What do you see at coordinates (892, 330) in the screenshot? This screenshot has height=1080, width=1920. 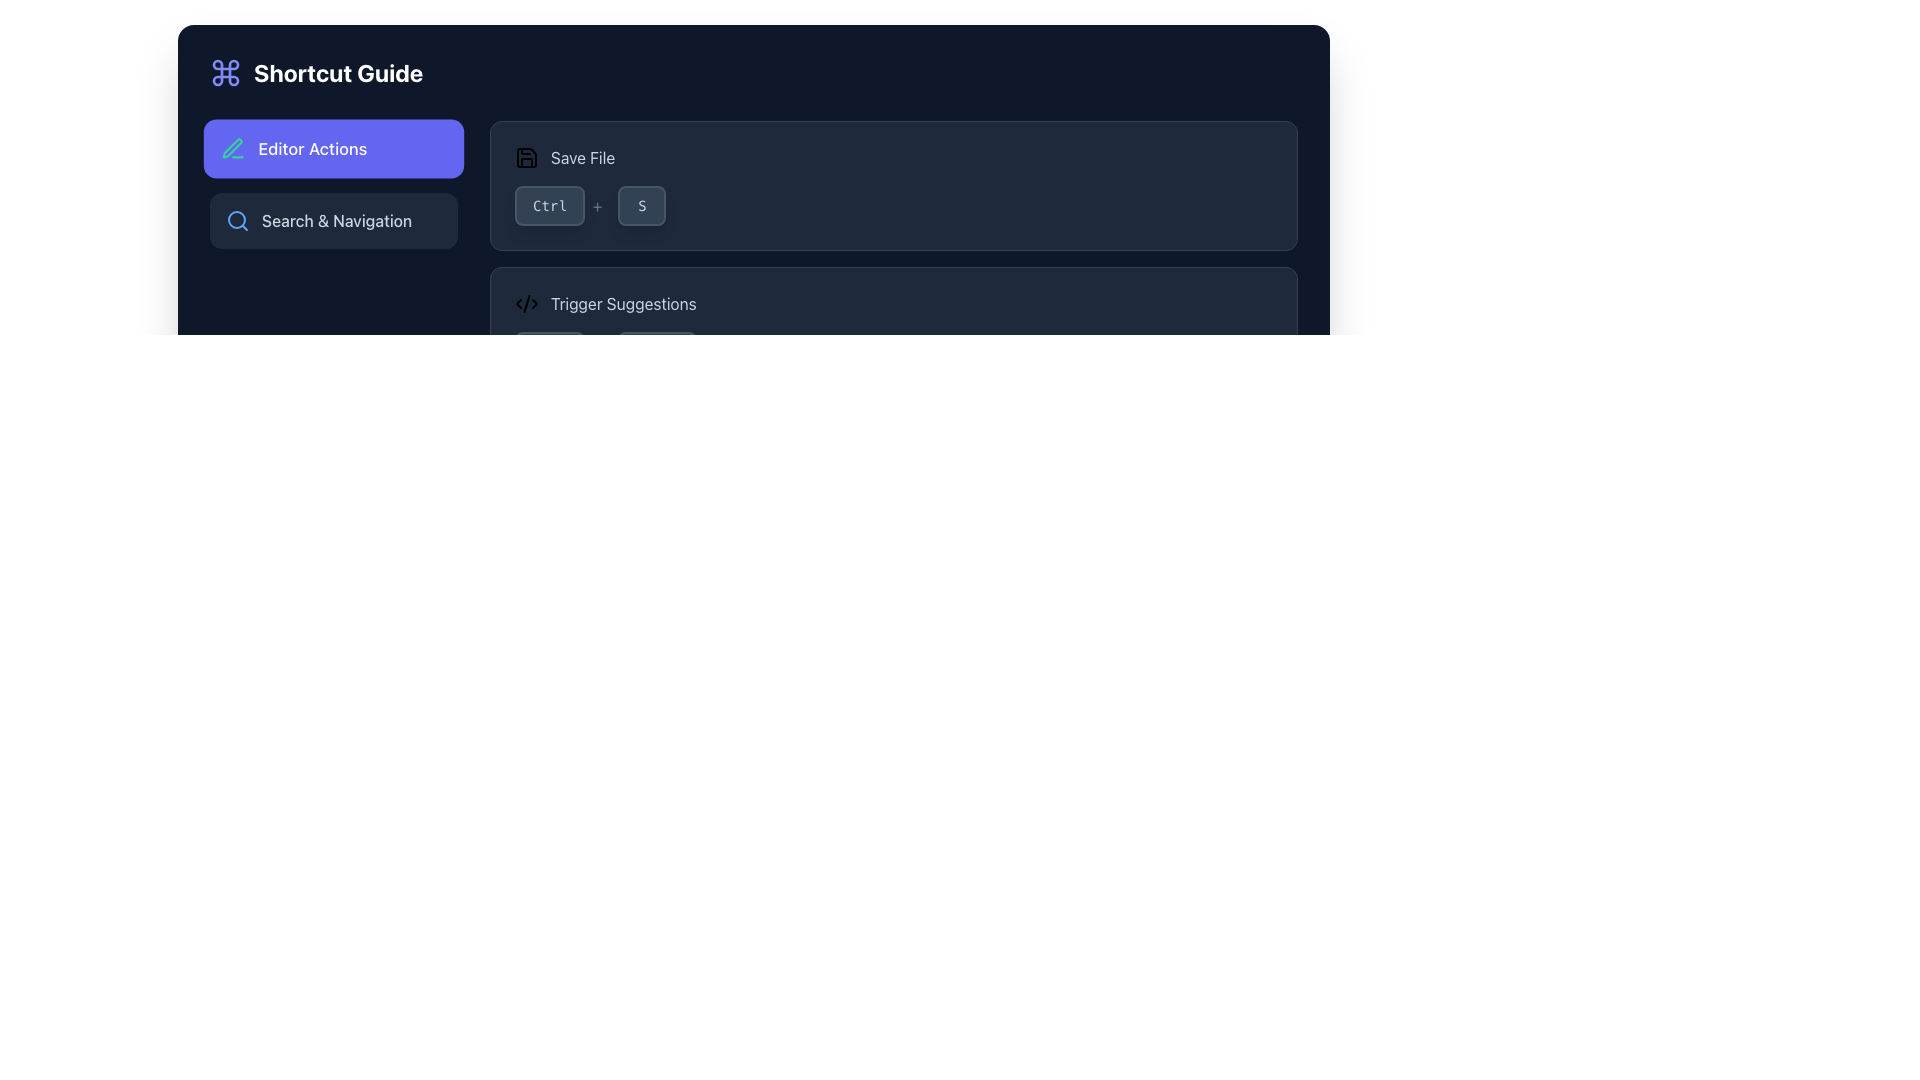 I see `the Informational card containing the text 'Trigger Suggestions' and the keyboard shortcut 'Ctrl+Space', which is positioned between 'Save File' and 'Peek Definition' in the vertical list` at bounding box center [892, 330].